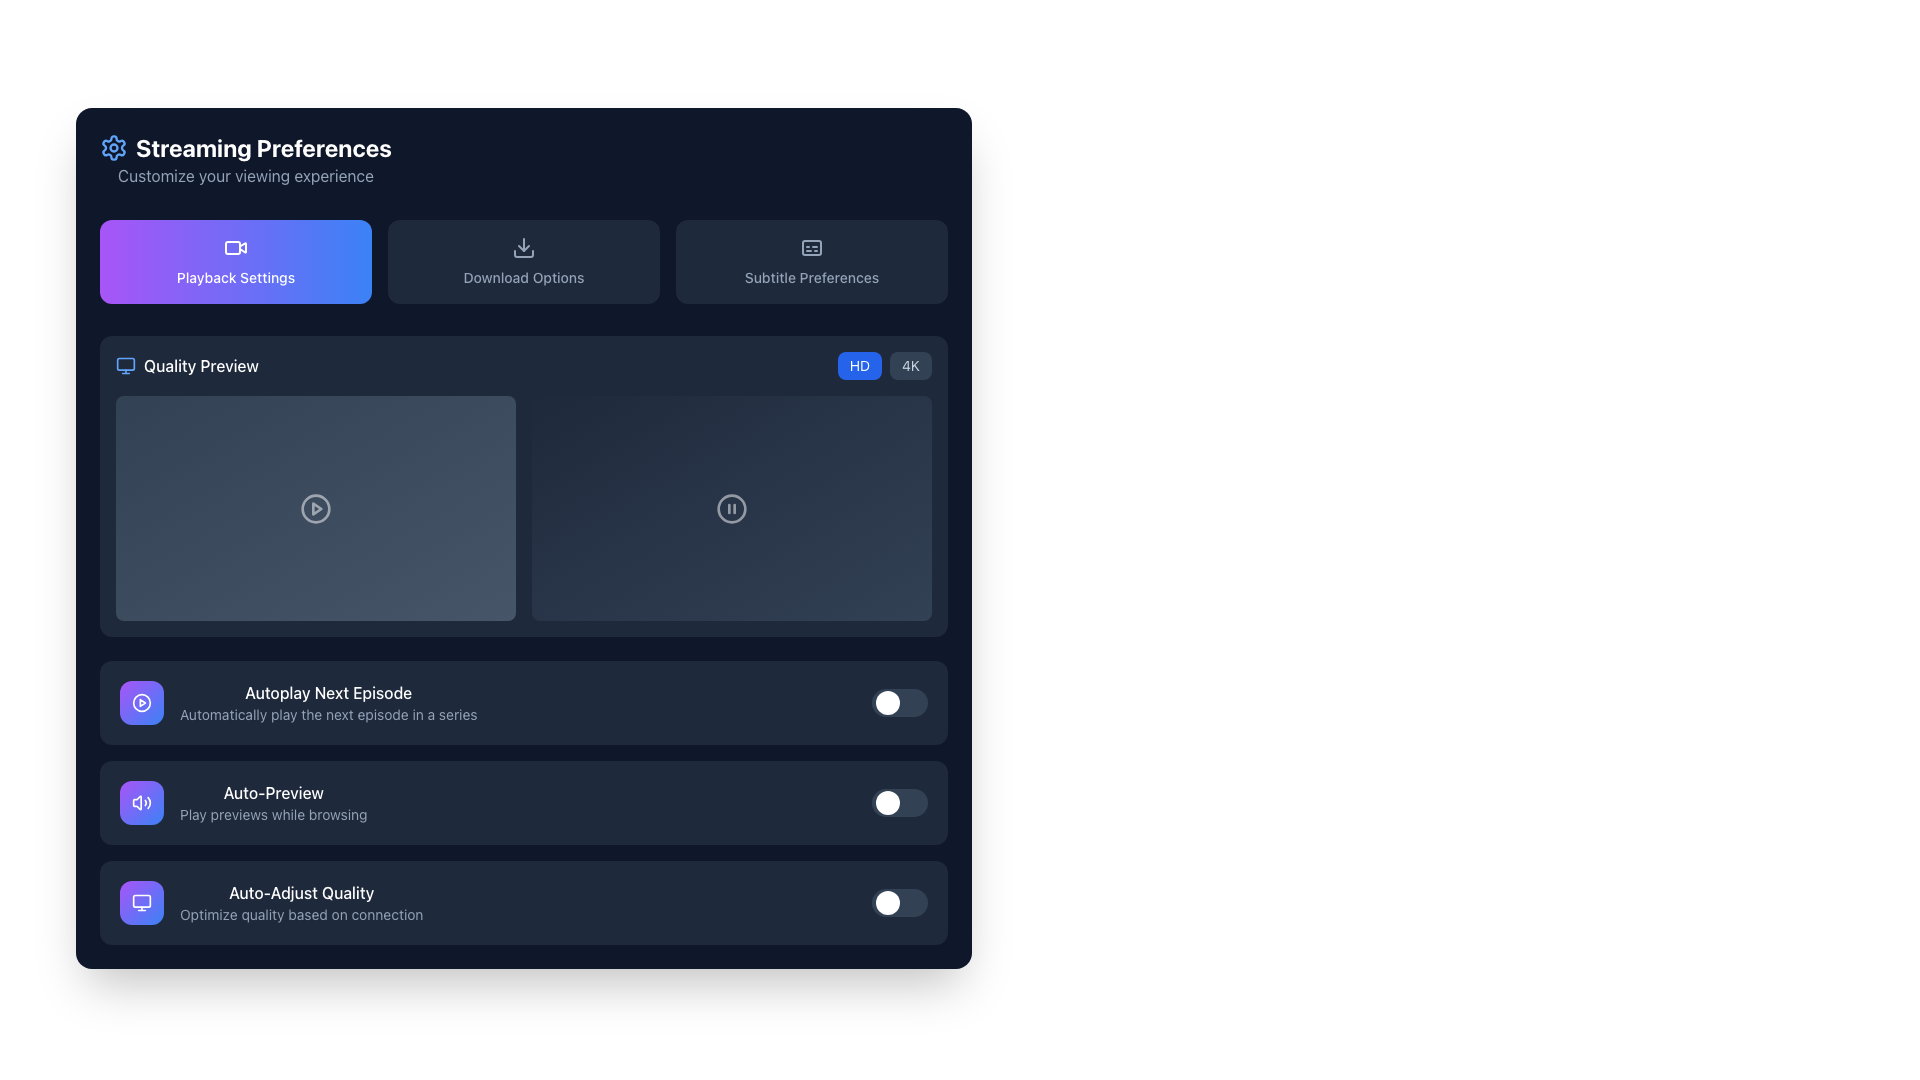 This screenshot has width=1920, height=1080. I want to click on the interactive button in the top-right corner of the grid, so click(811, 261).